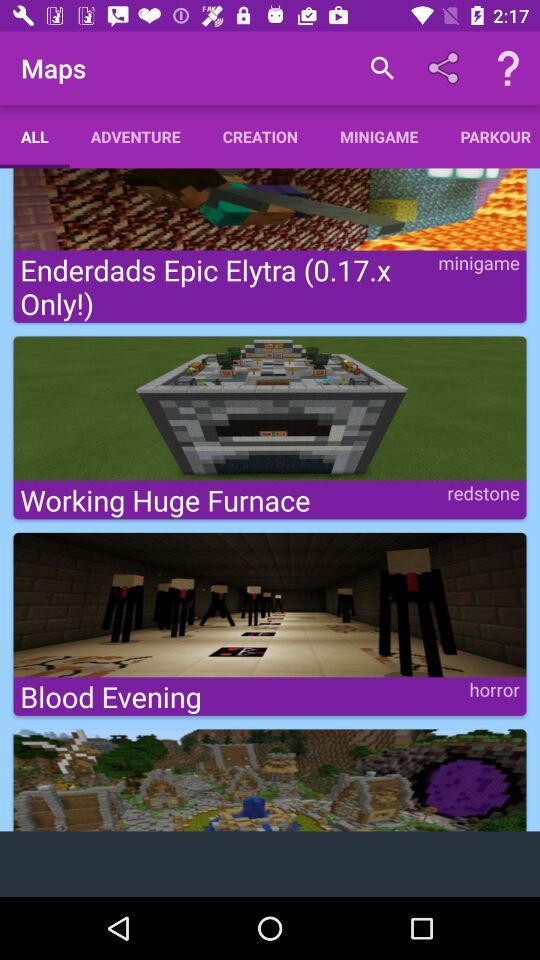  Describe the element at coordinates (135, 135) in the screenshot. I see `the app next to the creation` at that location.